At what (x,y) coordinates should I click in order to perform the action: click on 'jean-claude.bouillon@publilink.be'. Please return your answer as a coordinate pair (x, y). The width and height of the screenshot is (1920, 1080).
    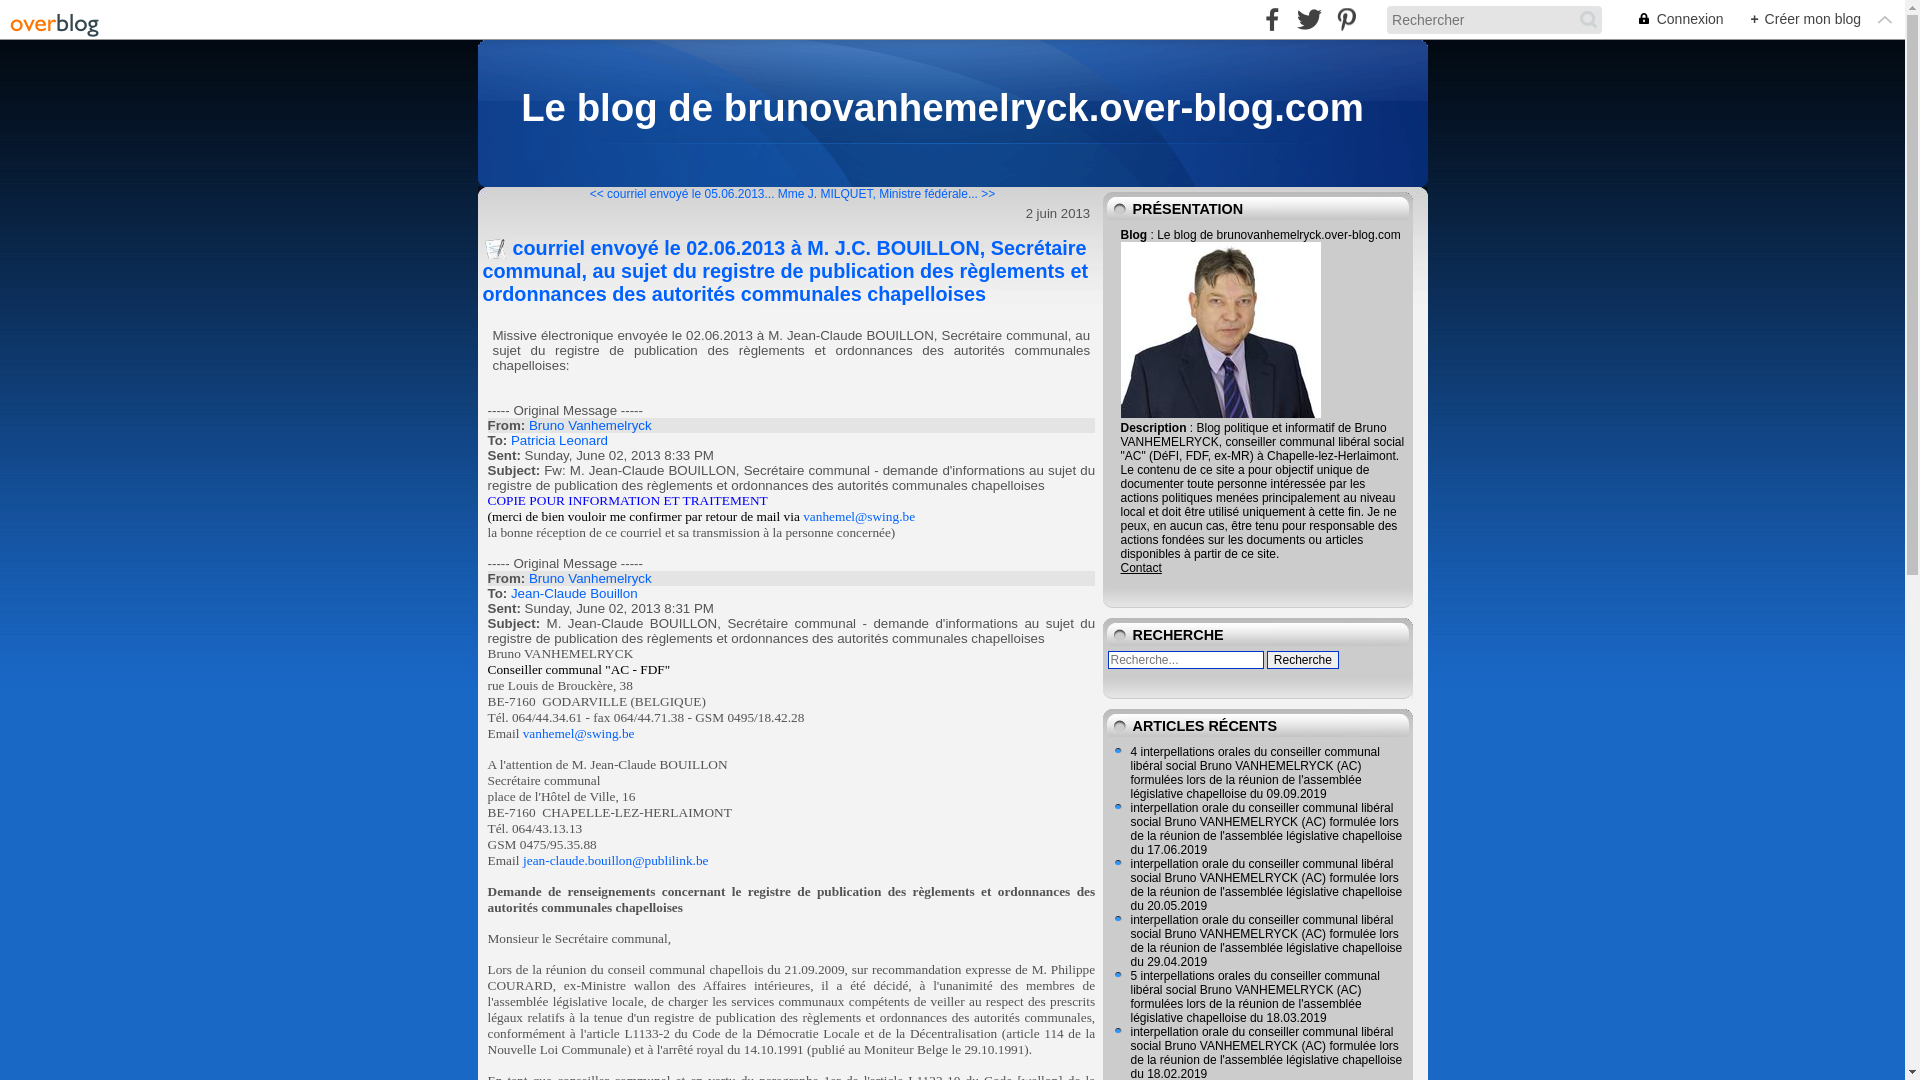
    Looking at the image, I should click on (614, 859).